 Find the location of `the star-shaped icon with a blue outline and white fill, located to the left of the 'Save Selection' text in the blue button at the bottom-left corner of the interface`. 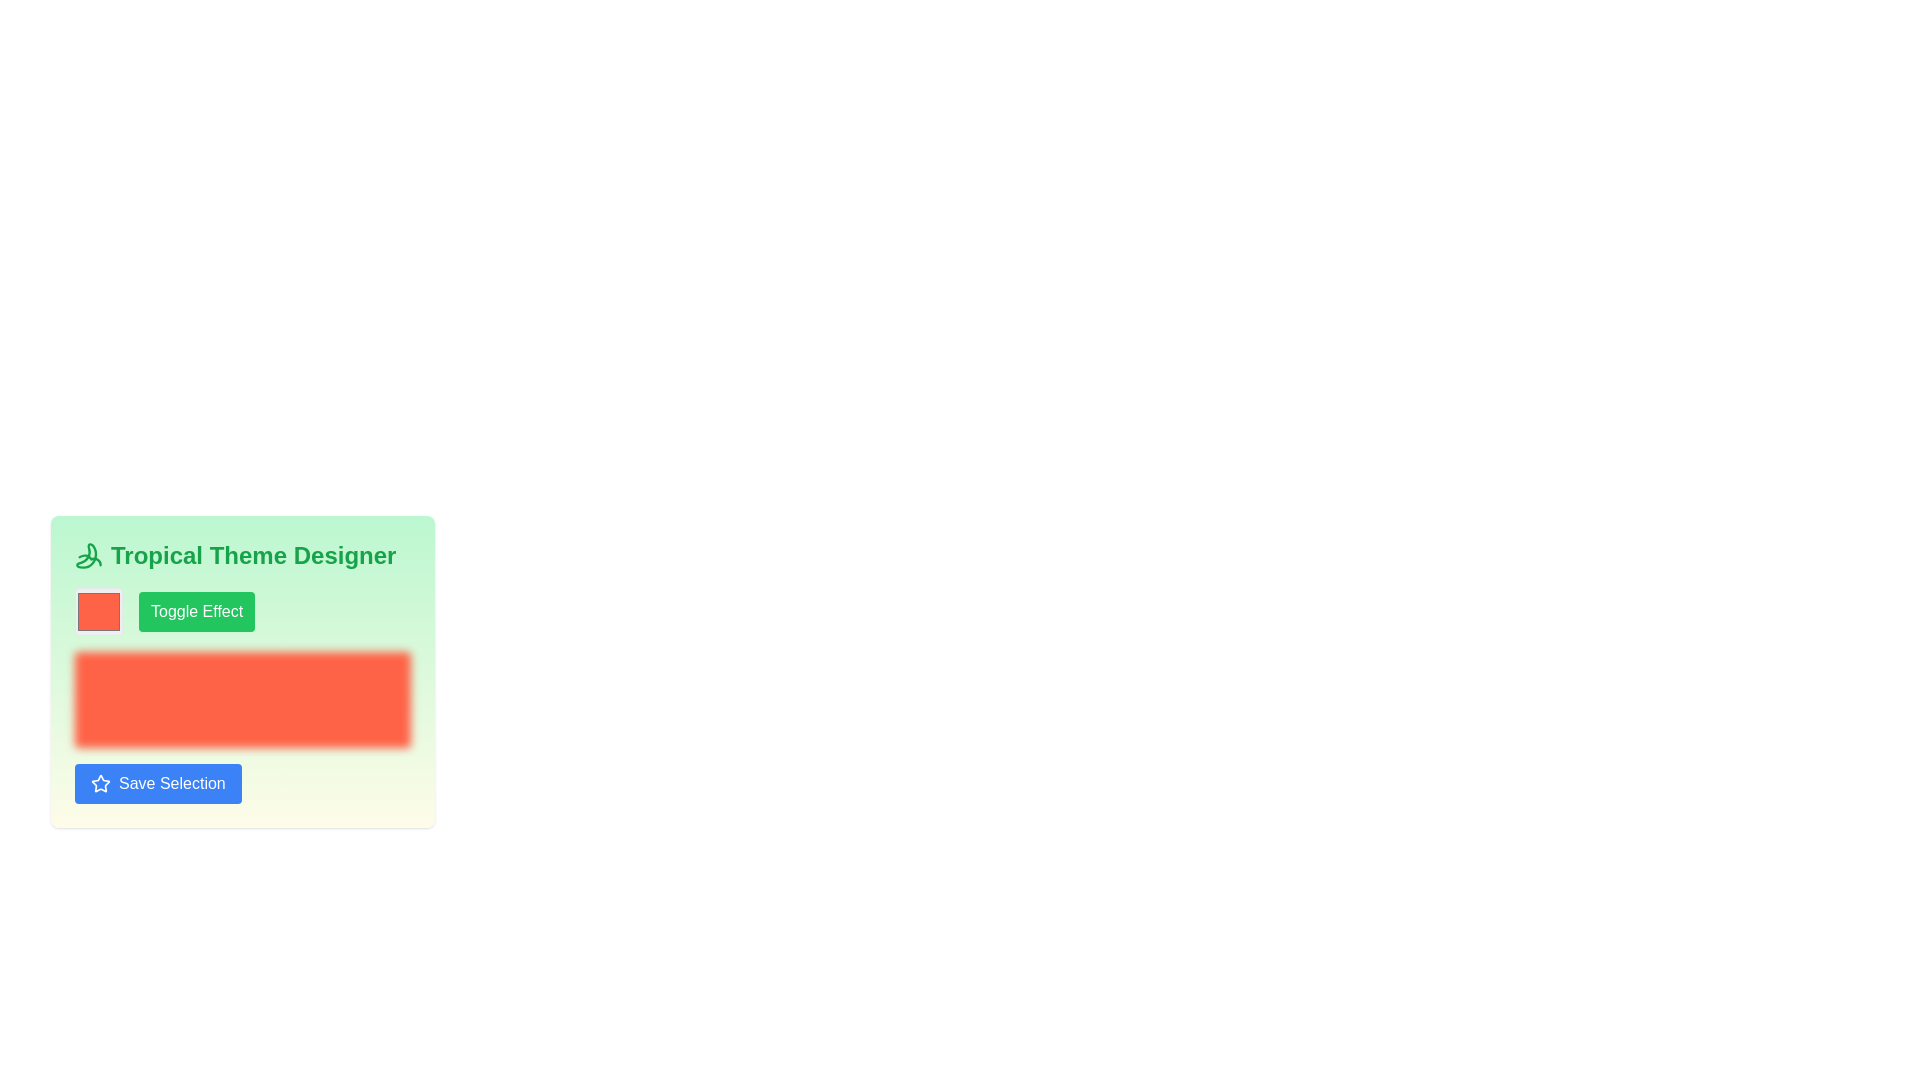

the star-shaped icon with a blue outline and white fill, located to the left of the 'Save Selection' text in the blue button at the bottom-left corner of the interface is located at coordinates (99, 782).